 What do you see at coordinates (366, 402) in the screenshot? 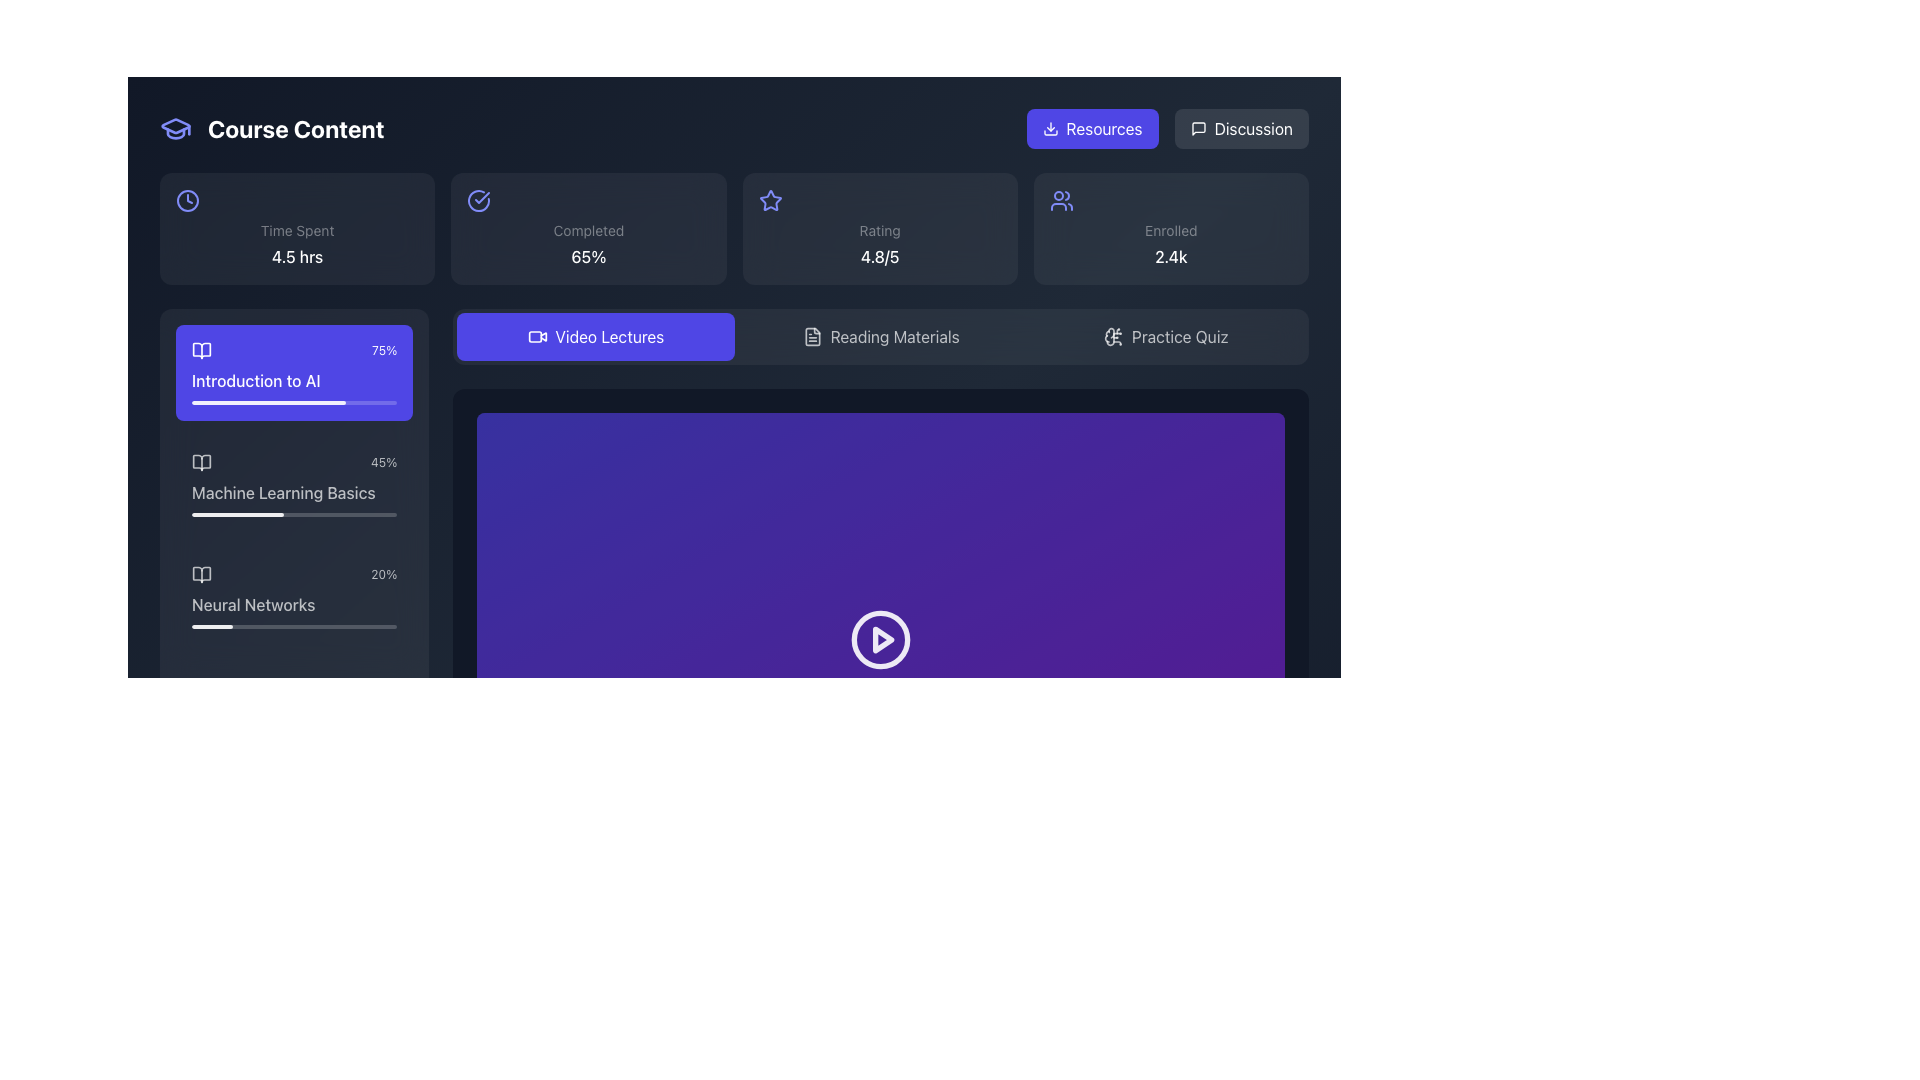
I see `the progress bar` at bounding box center [366, 402].